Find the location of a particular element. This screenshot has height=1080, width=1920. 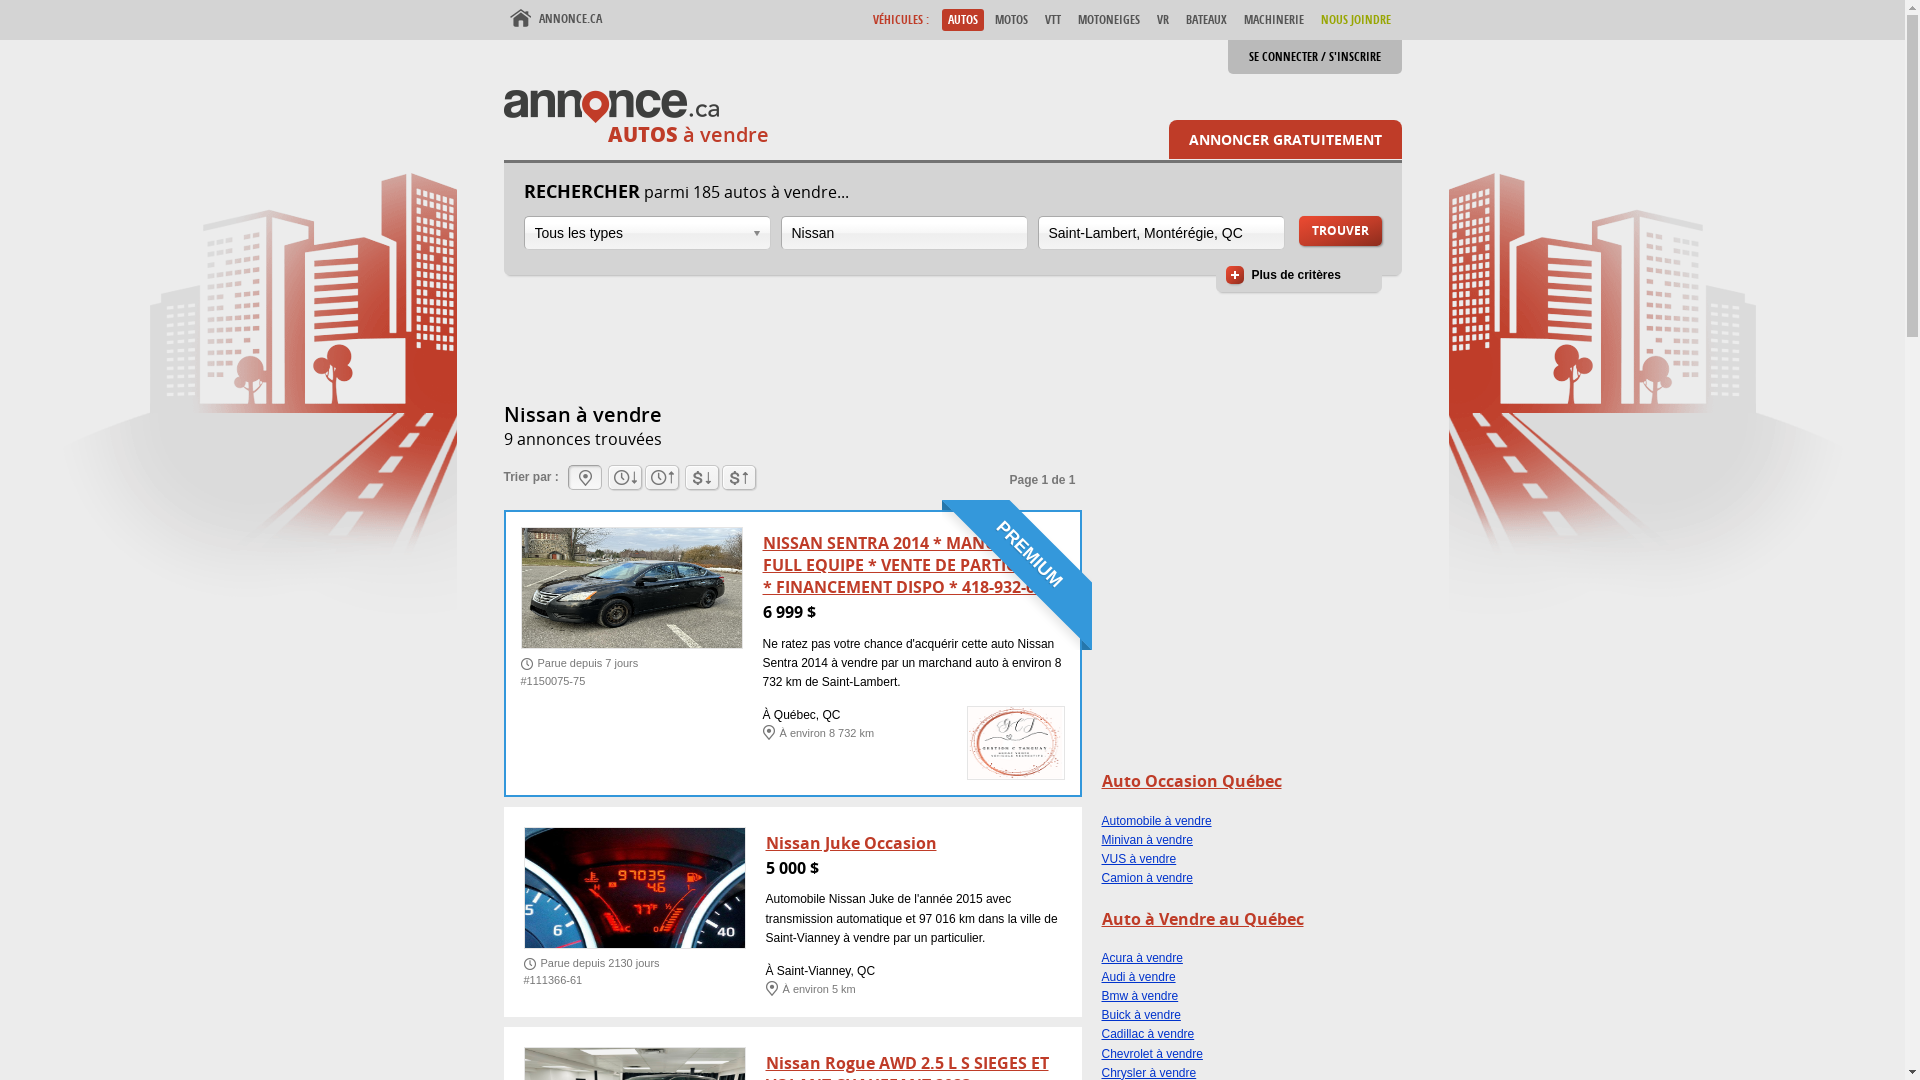

'NOUS JOINDRE' is located at coordinates (1354, 19).